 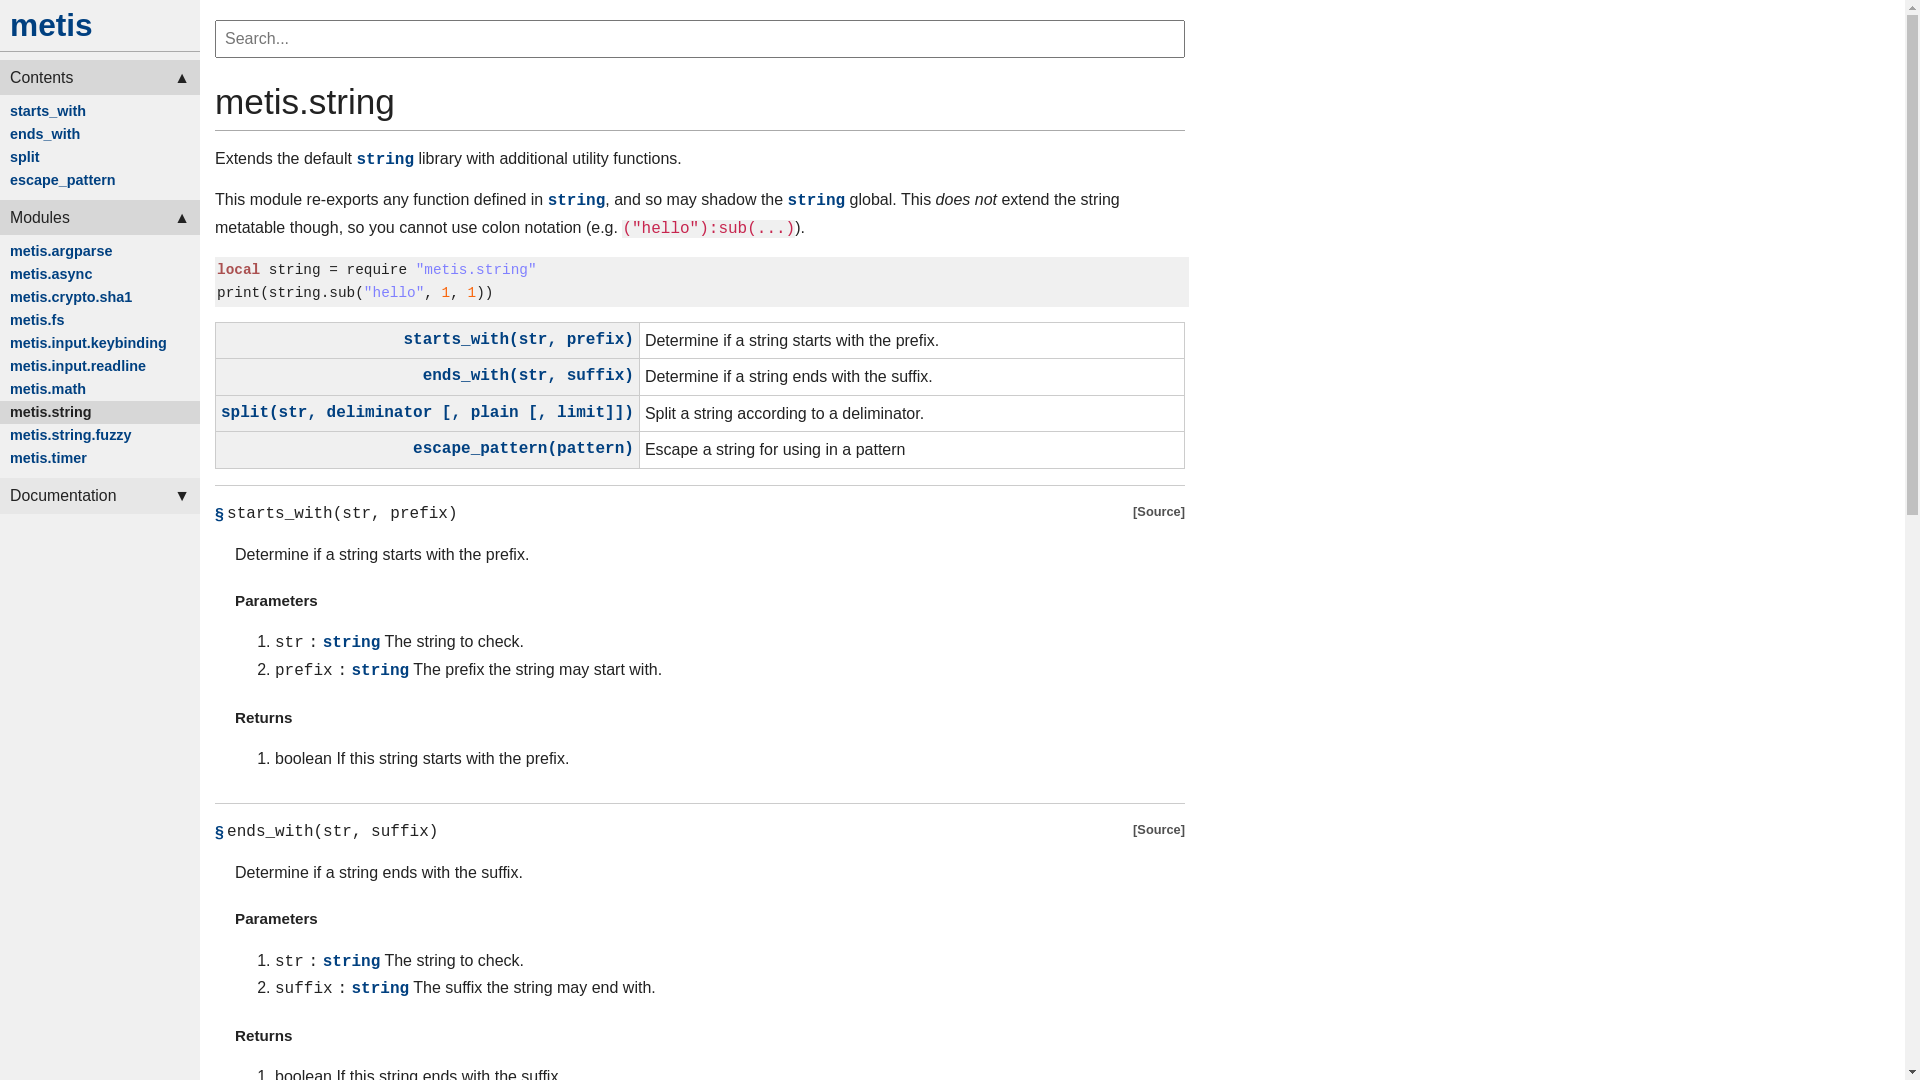 What do you see at coordinates (220, 411) in the screenshot?
I see `'split(str, deliminator [, plain [, limit]])'` at bounding box center [220, 411].